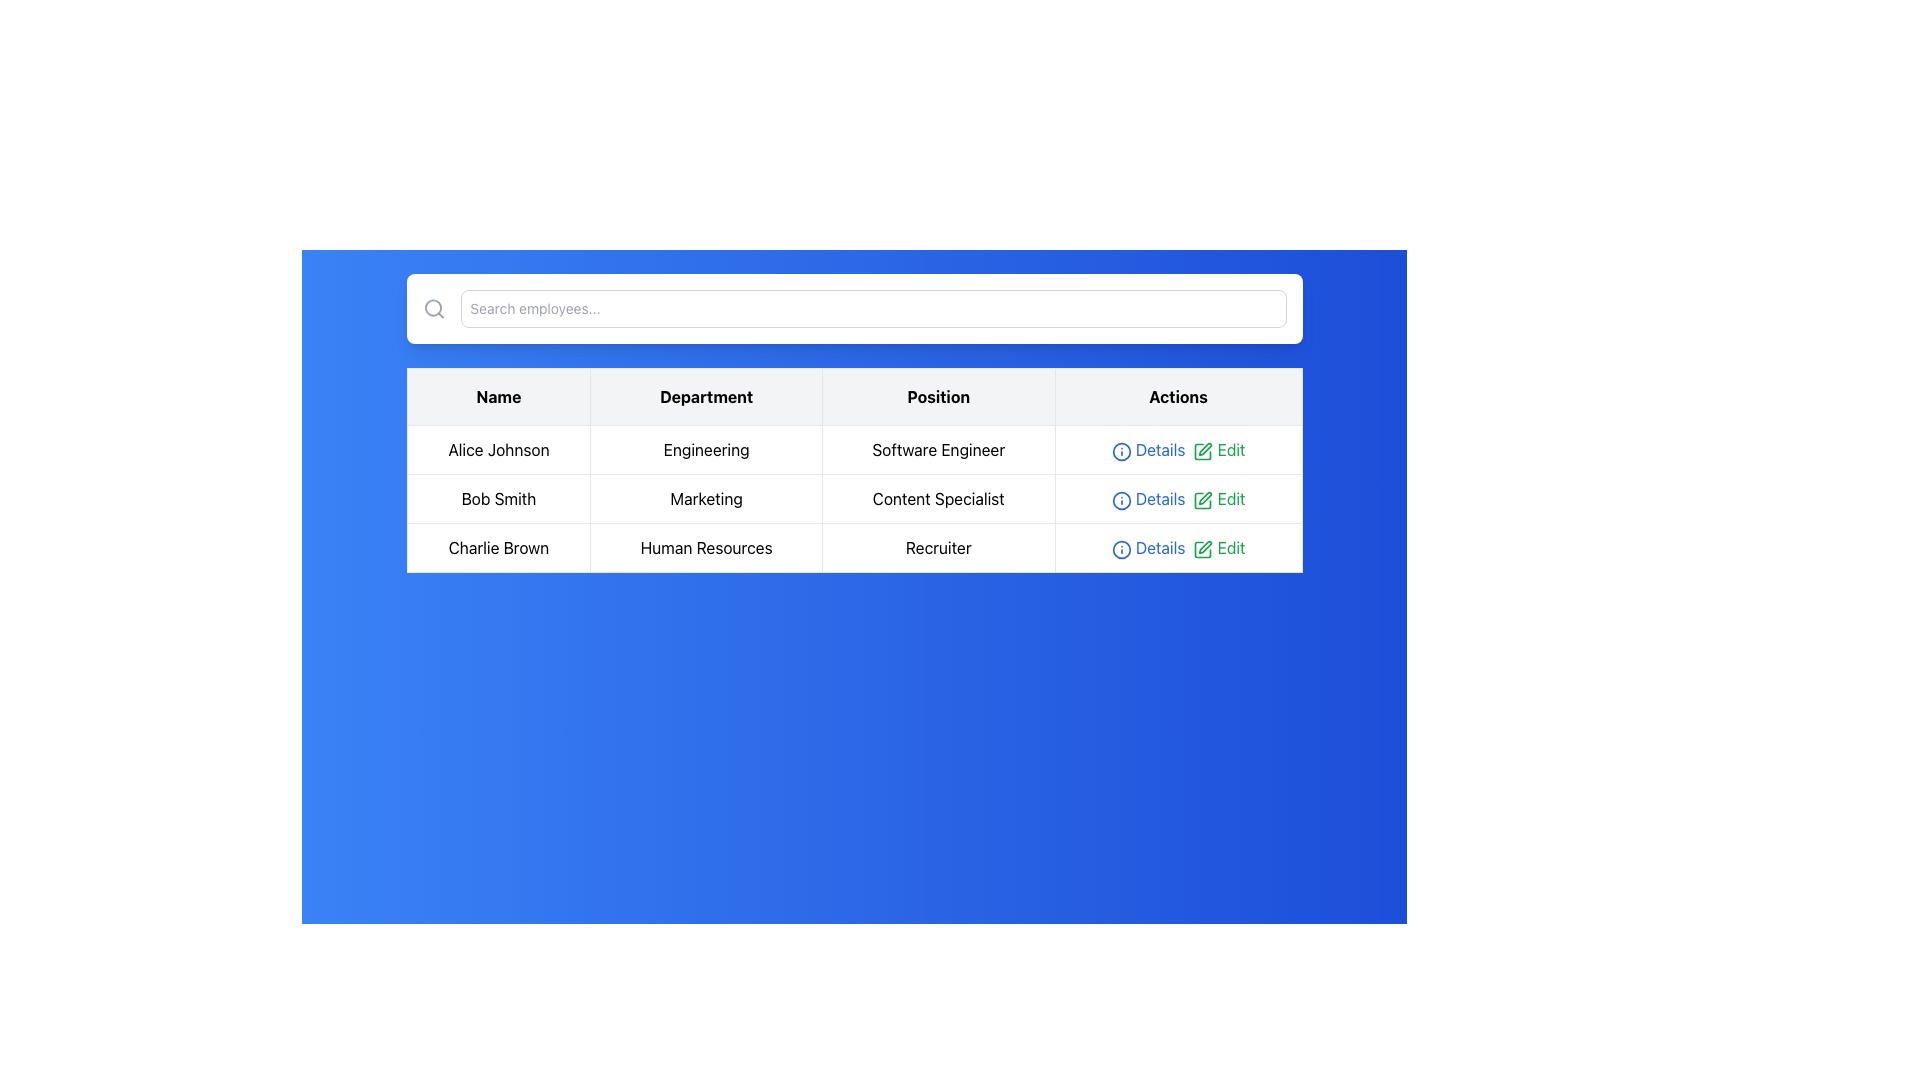 The height and width of the screenshot is (1080, 1920). I want to click on the text label displaying the department information for user 'Bob Smith', which is centrally located in the second cell under the 'Department' header, so click(706, 497).